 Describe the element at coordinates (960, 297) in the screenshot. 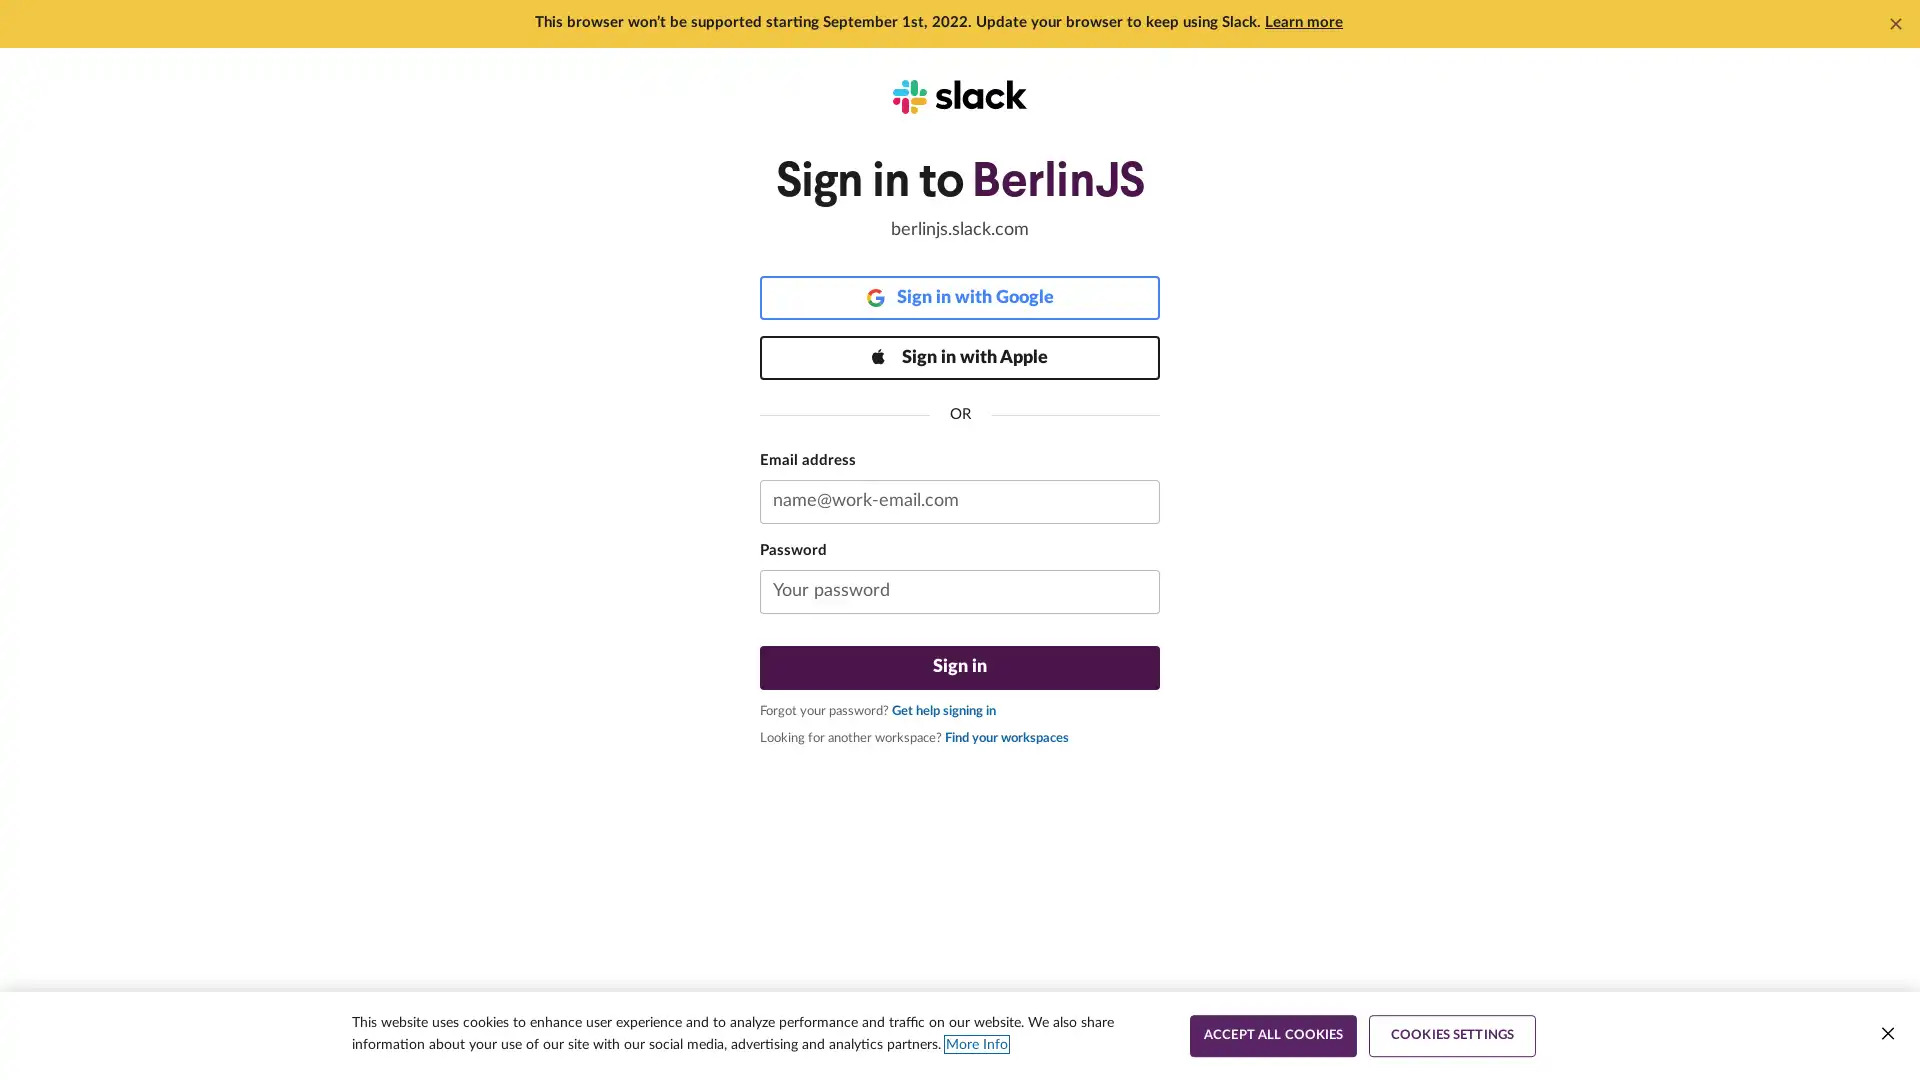

I see `Sign in with Google` at that location.